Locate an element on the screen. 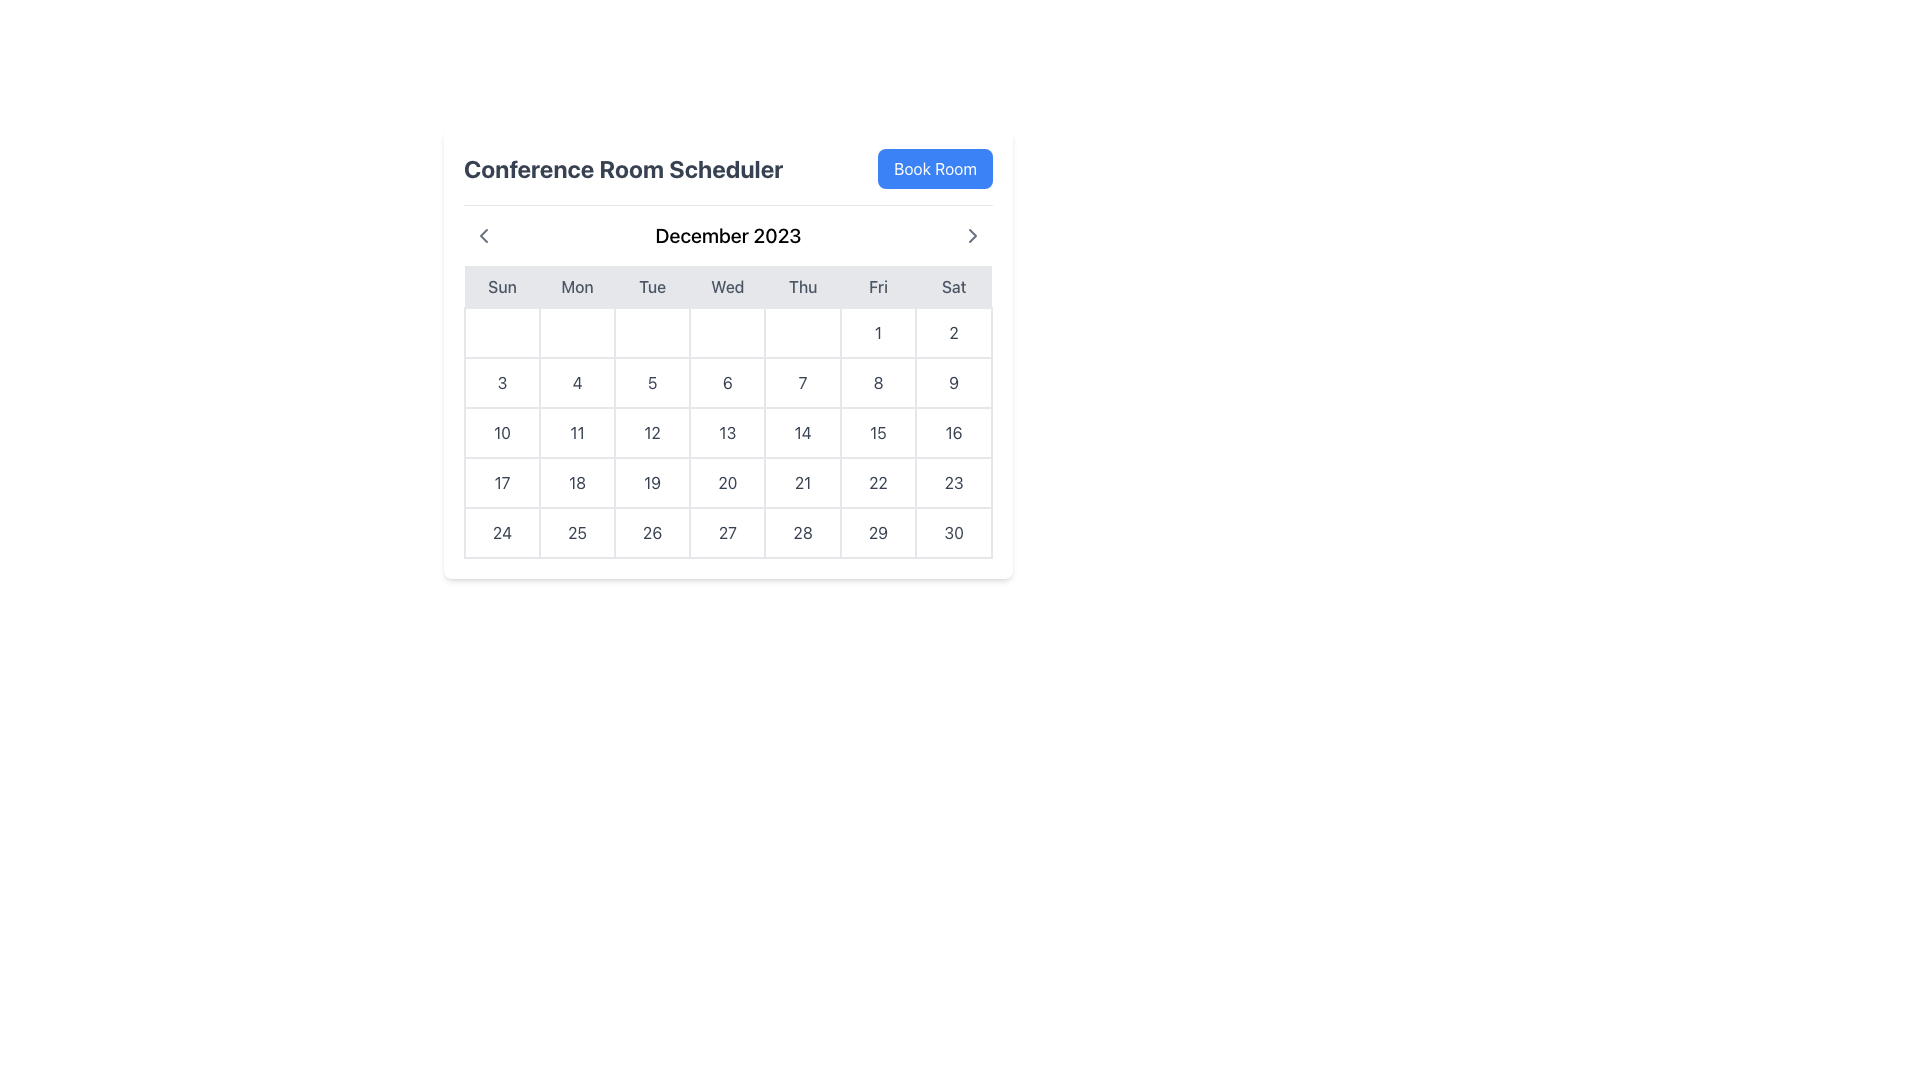 This screenshot has height=1080, width=1920. the Button-like calendar date element displaying the number '26' is located at coordinates (652, 531).